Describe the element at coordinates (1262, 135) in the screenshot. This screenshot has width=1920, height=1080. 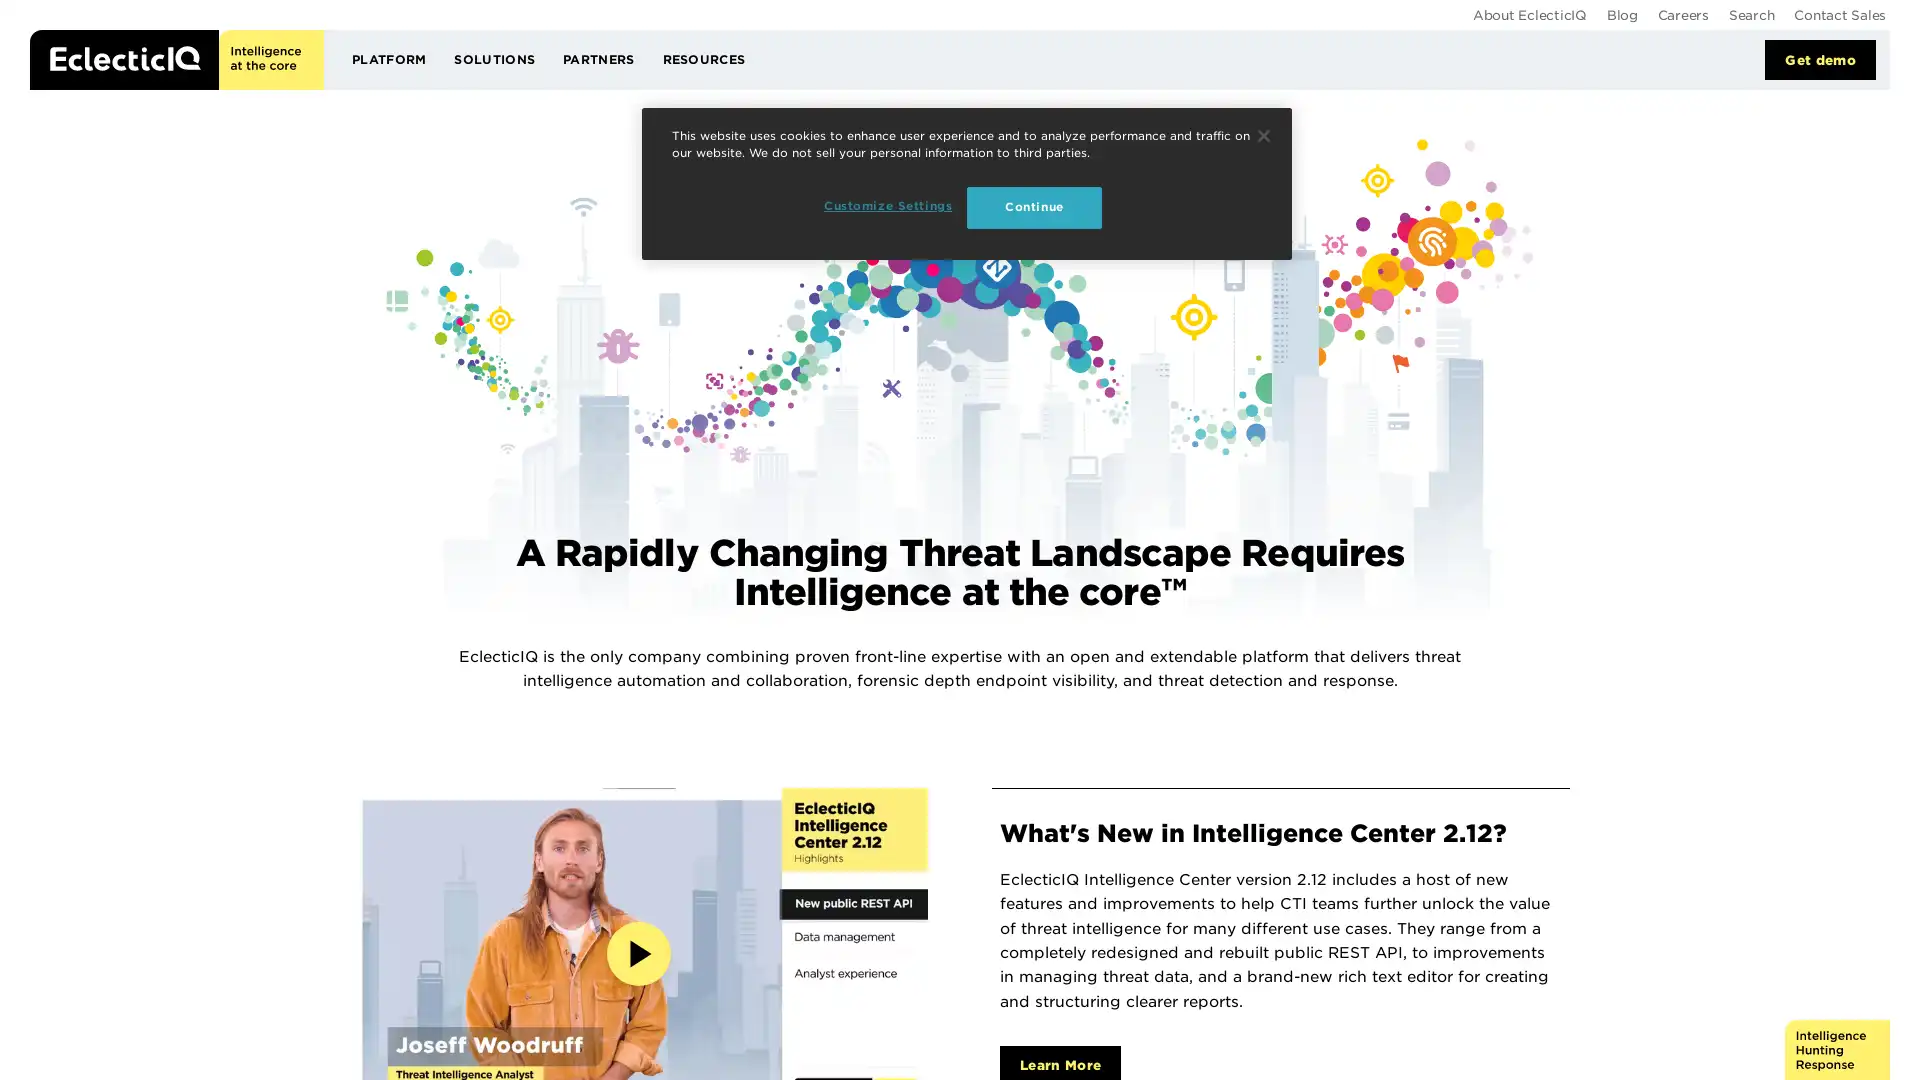
I see `Continue` at that location.